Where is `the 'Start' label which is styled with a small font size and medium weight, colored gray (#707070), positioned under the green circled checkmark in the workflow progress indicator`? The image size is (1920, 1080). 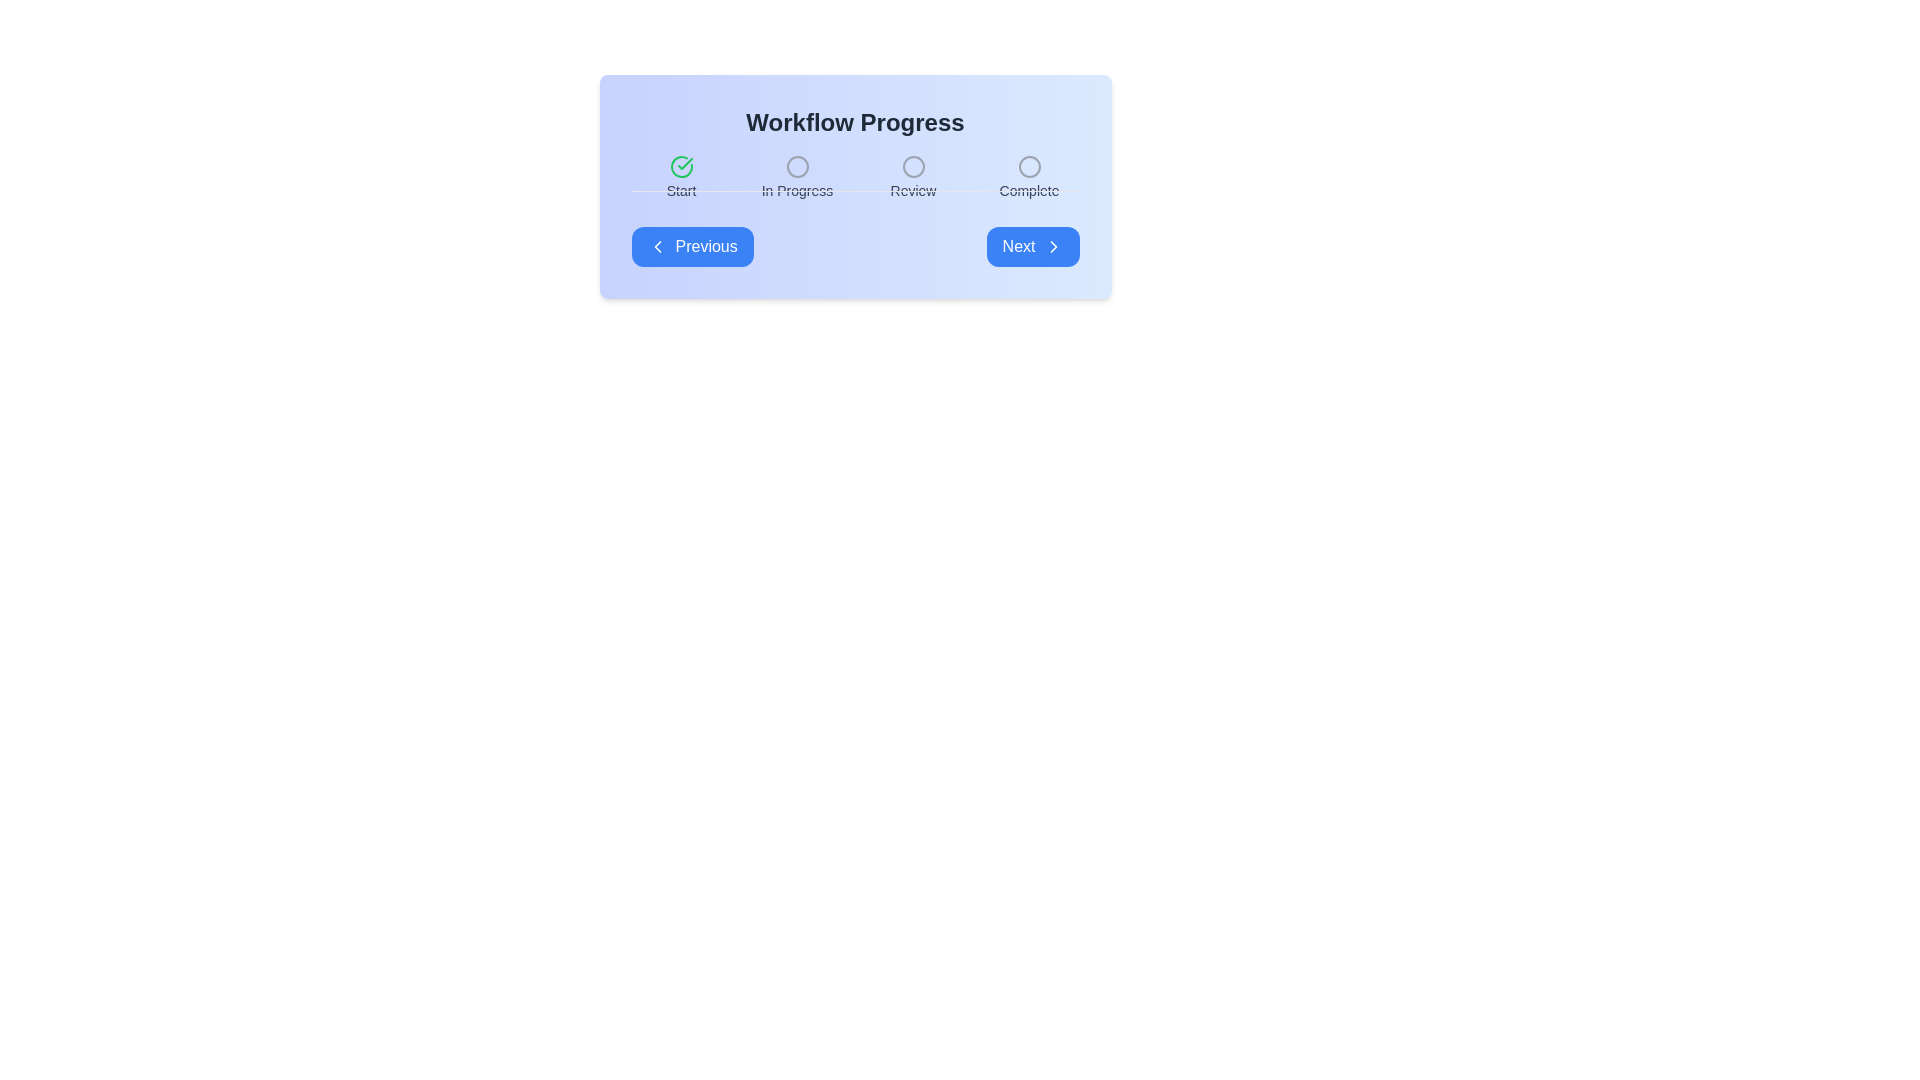
the 'Start' label which is styled with a small font size and medium weight, colored gray (#707070), positioned under the green circled checkmark in the workflow progress indicator is located at coordinates (681, 191).